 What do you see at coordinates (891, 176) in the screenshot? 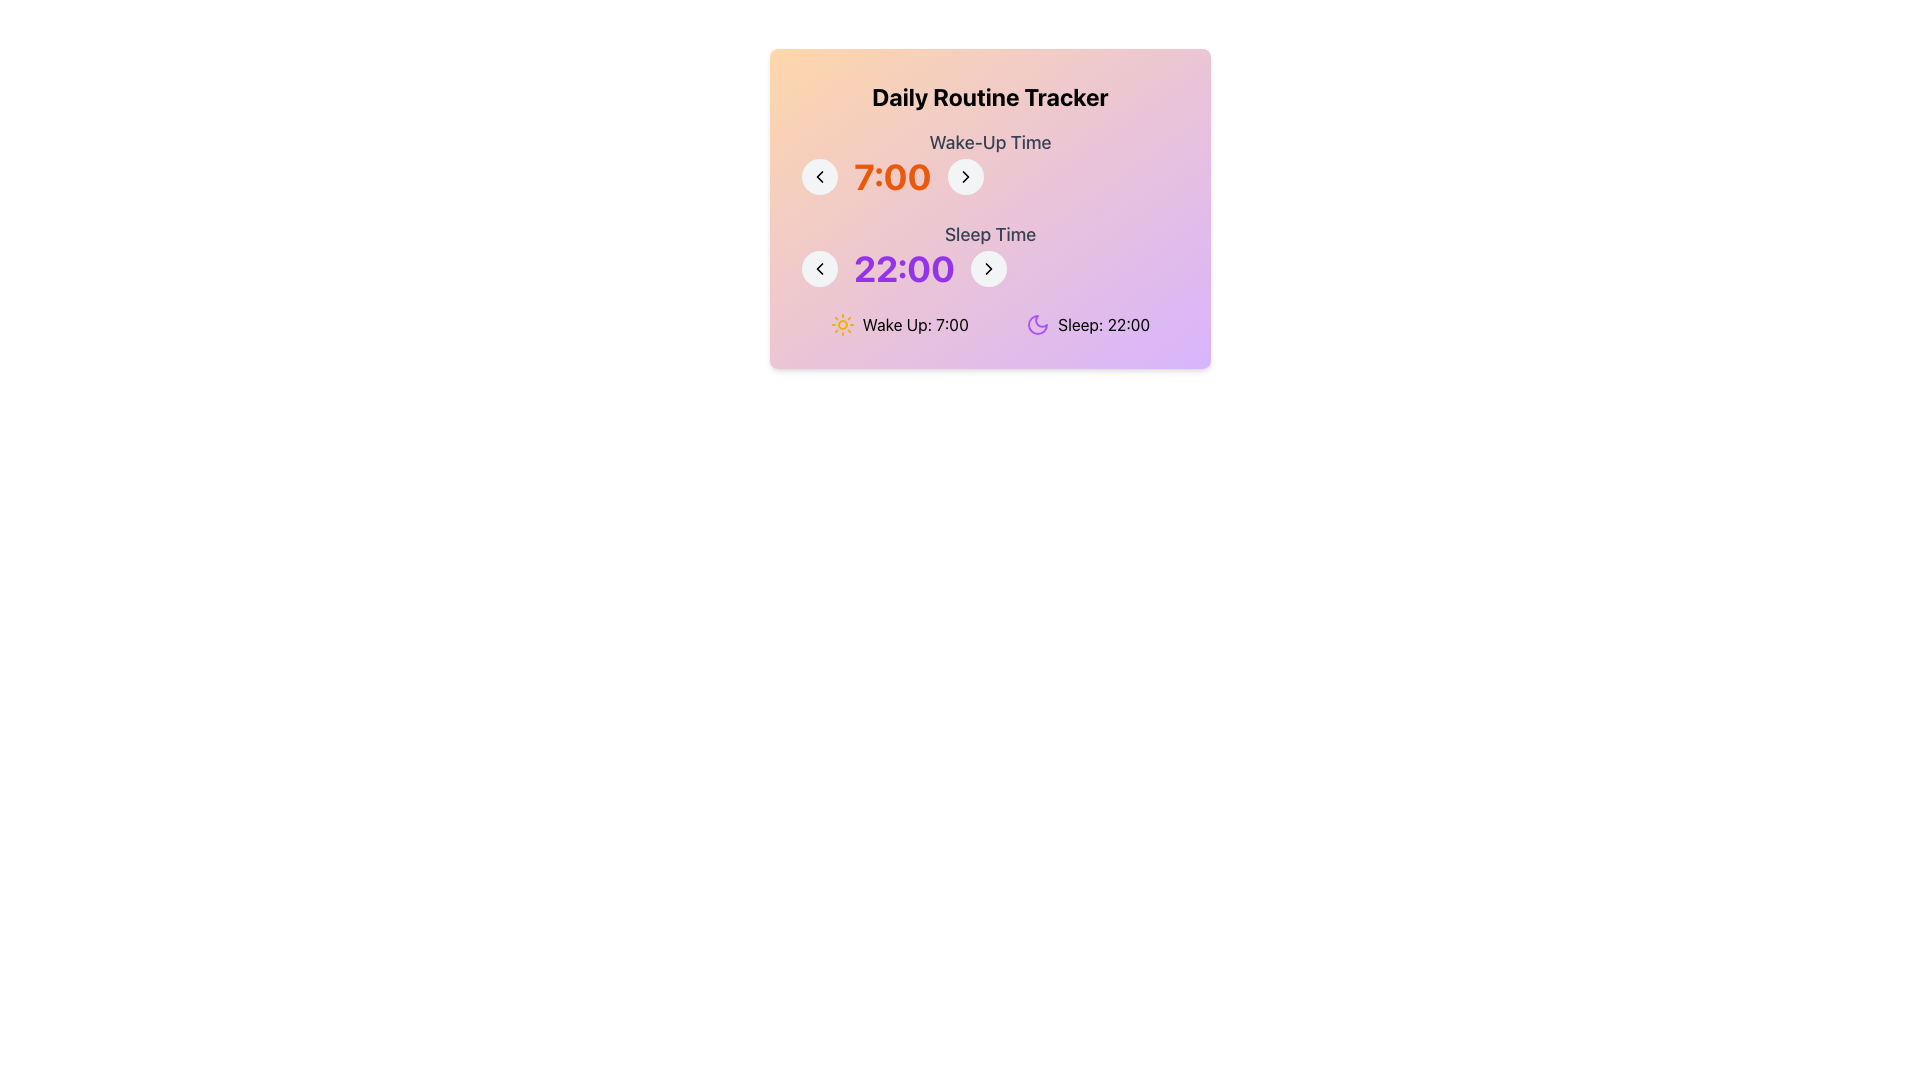
I see `the time display showing '7:00' in a large, bold, orange font, centrally located in the 'Wake-Up Time' section` at bounding box center [891, 176].